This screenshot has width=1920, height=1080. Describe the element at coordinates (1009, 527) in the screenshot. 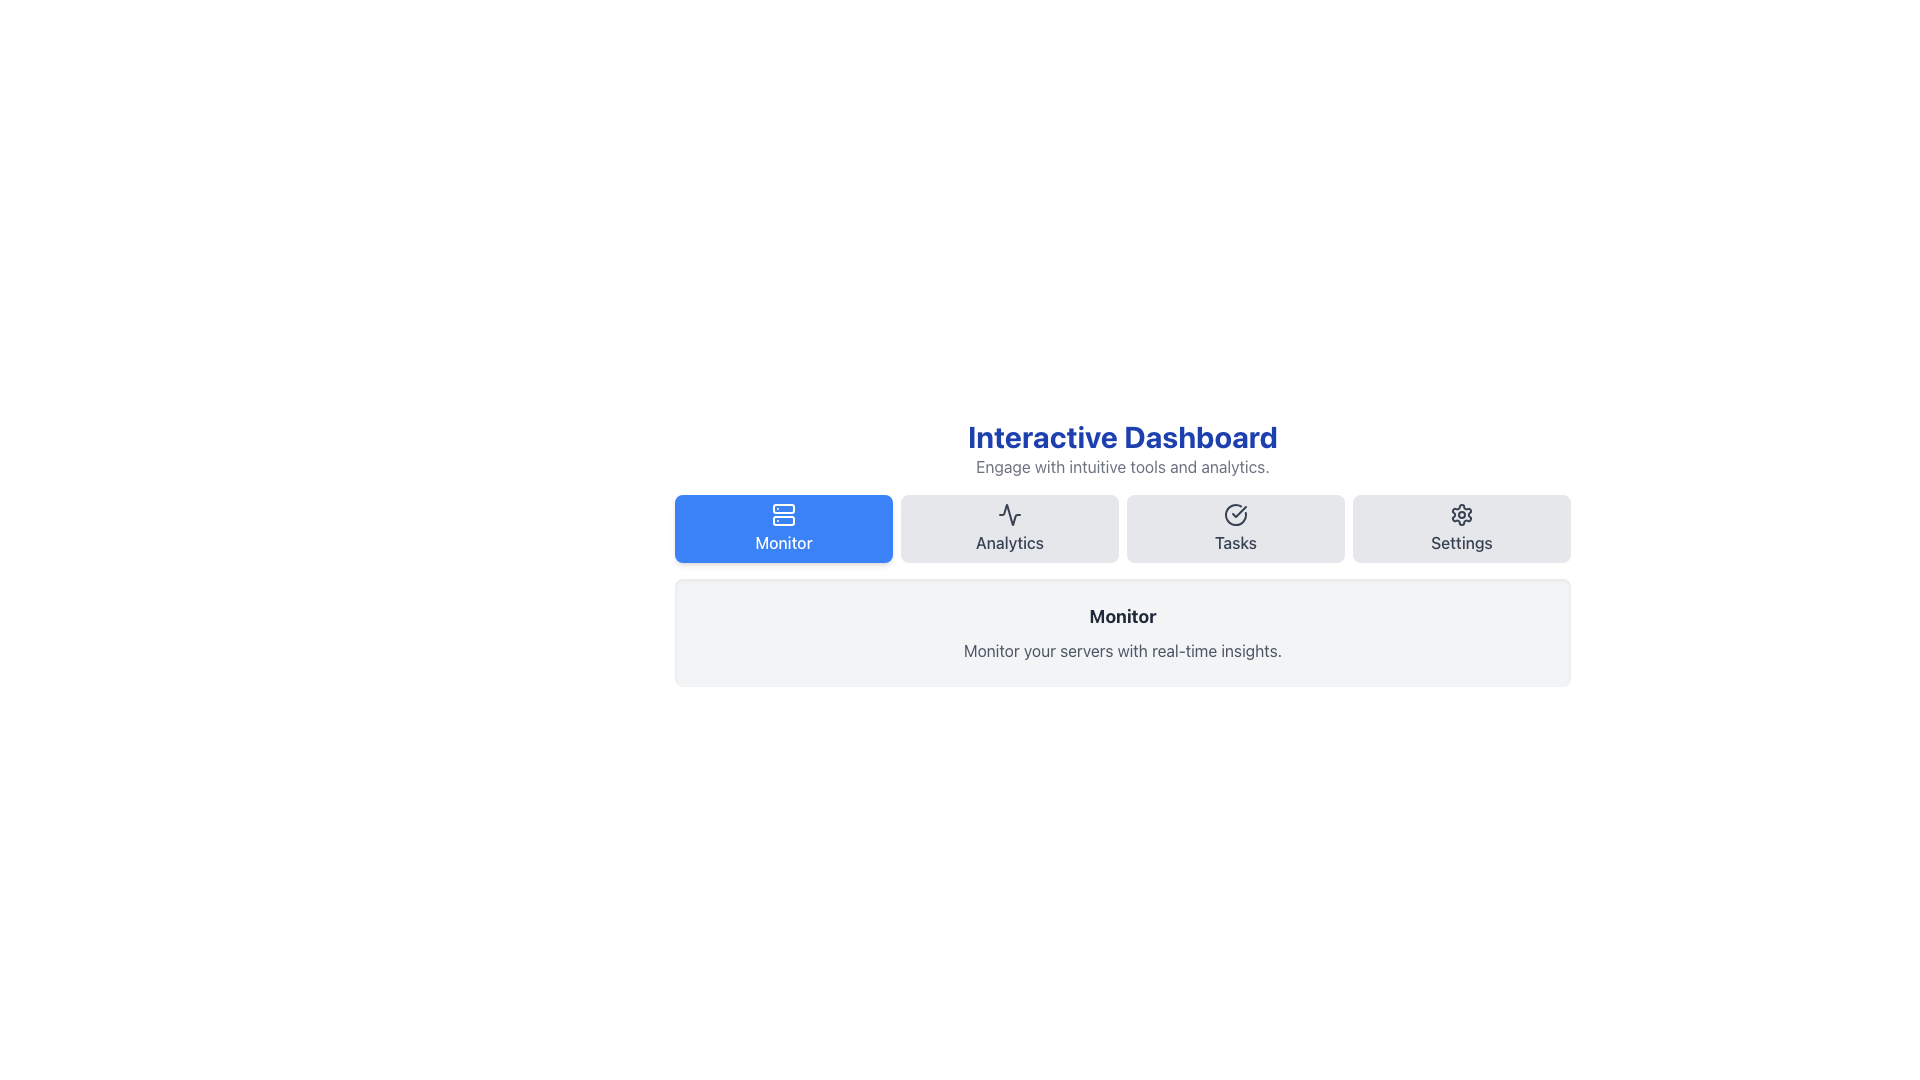

I see `the 'Analytics' button, which is a rectangular button with rounded corners, light gray background, and features a graph-like waveform icon above the text 'Analytics'` at that location.